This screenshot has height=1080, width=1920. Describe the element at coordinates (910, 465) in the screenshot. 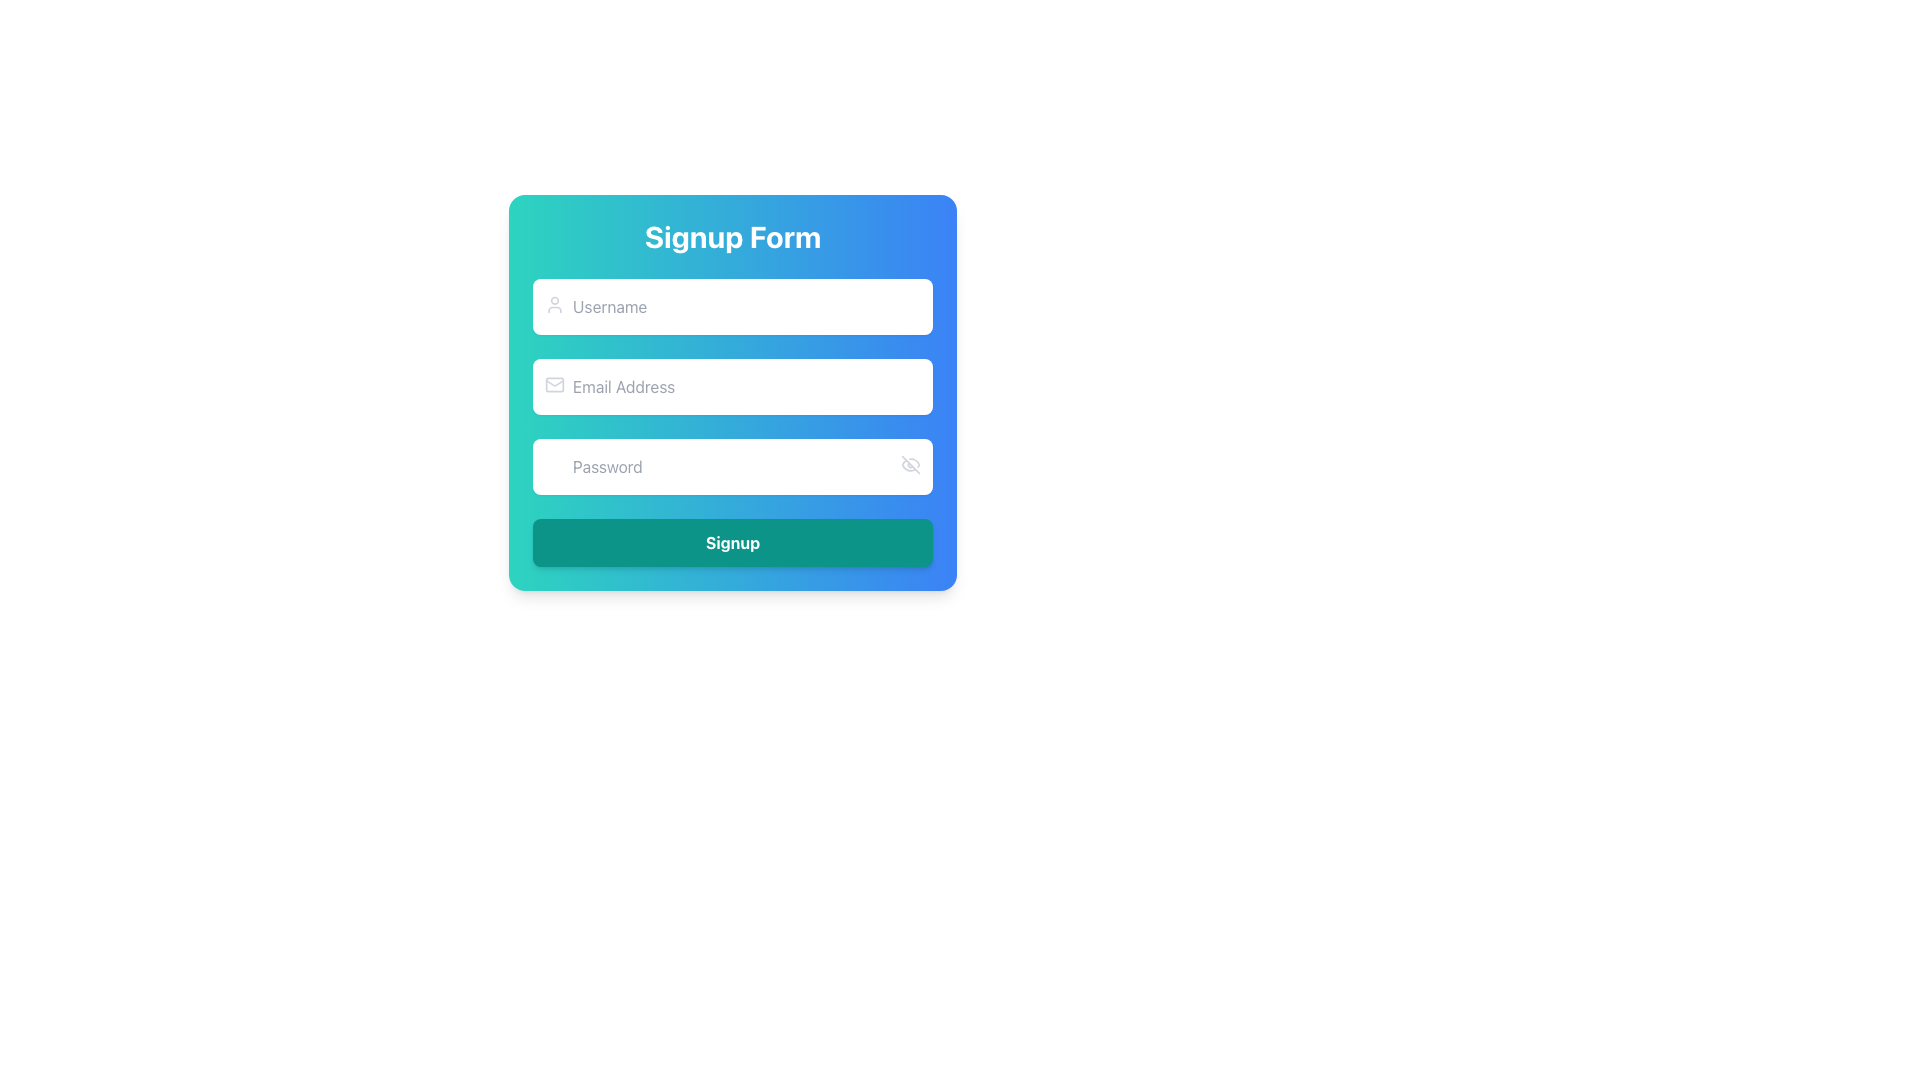

I see `the toggle icon for password visibility, which resembles a crossed-out eye and is located at the top-right corner of the password input field` at that location.